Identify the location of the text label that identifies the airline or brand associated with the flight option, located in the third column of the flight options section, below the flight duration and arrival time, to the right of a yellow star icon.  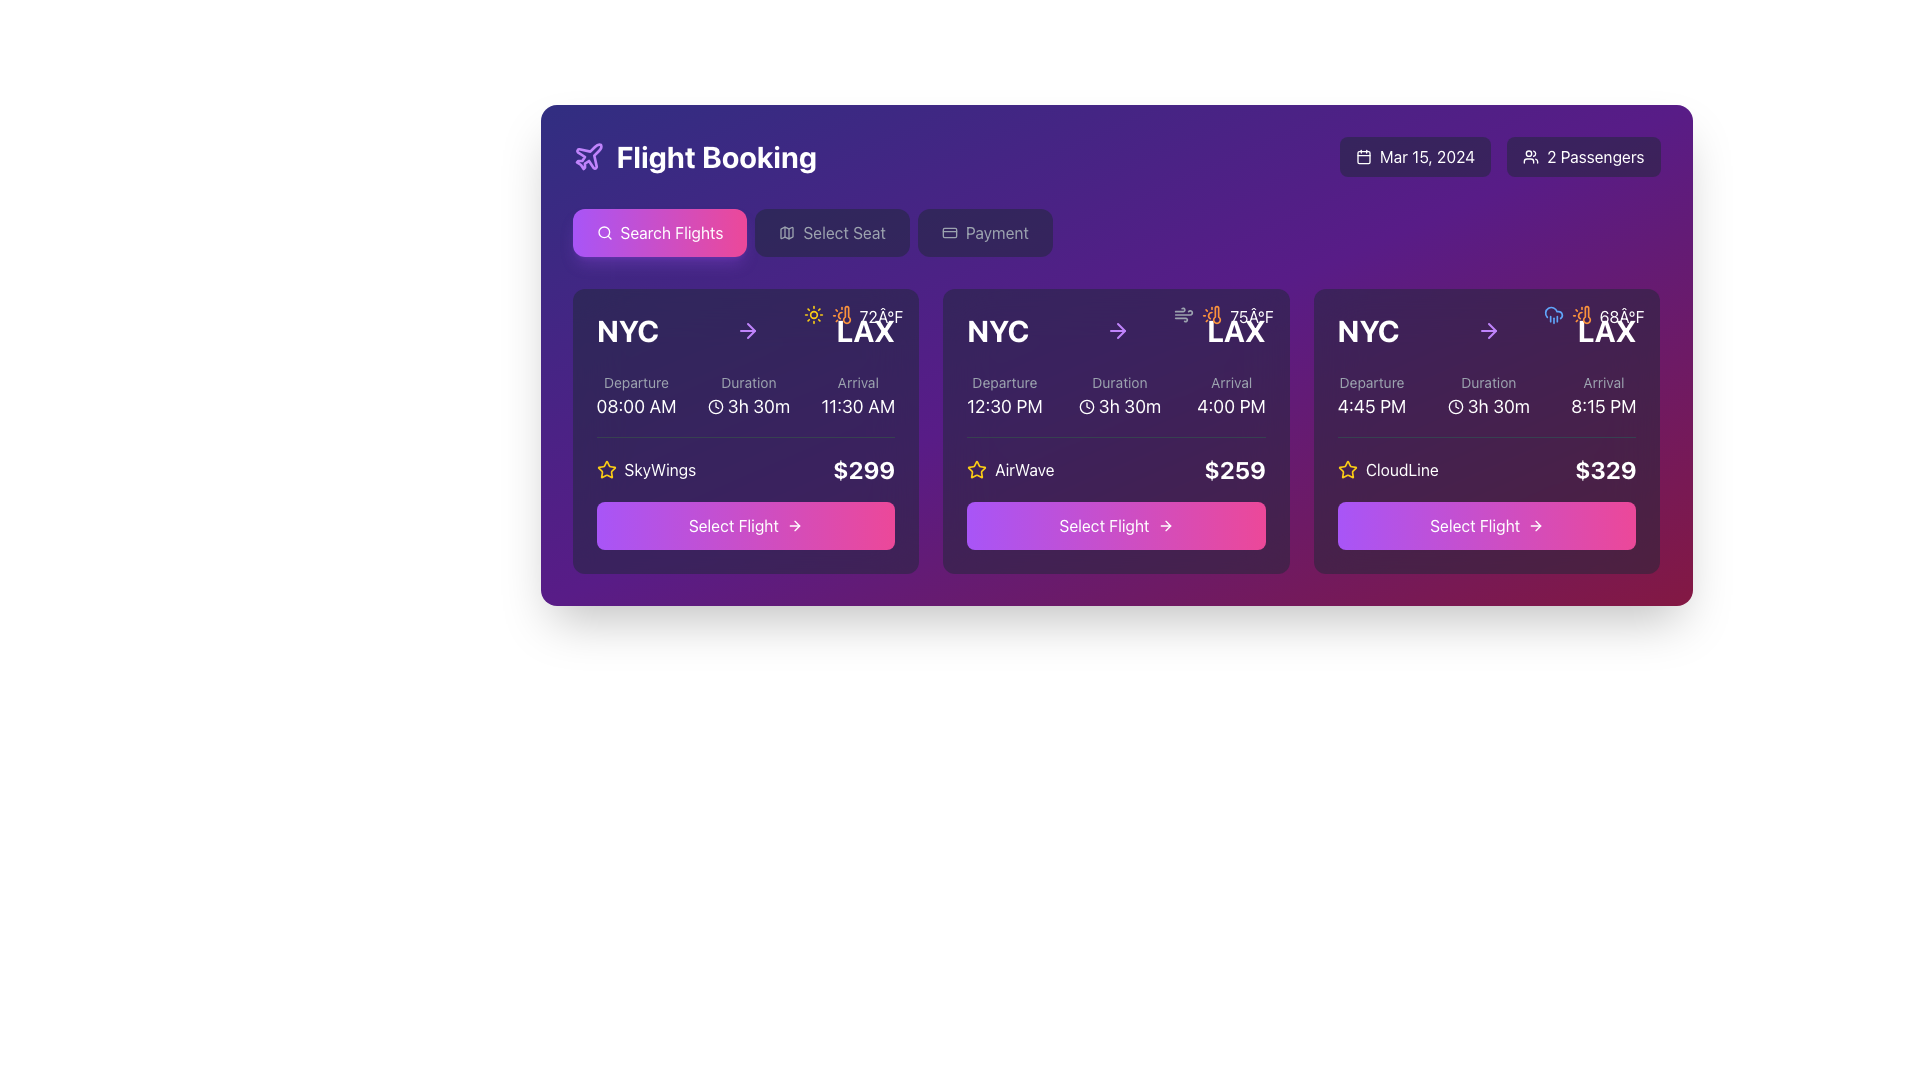
(1401, 470).